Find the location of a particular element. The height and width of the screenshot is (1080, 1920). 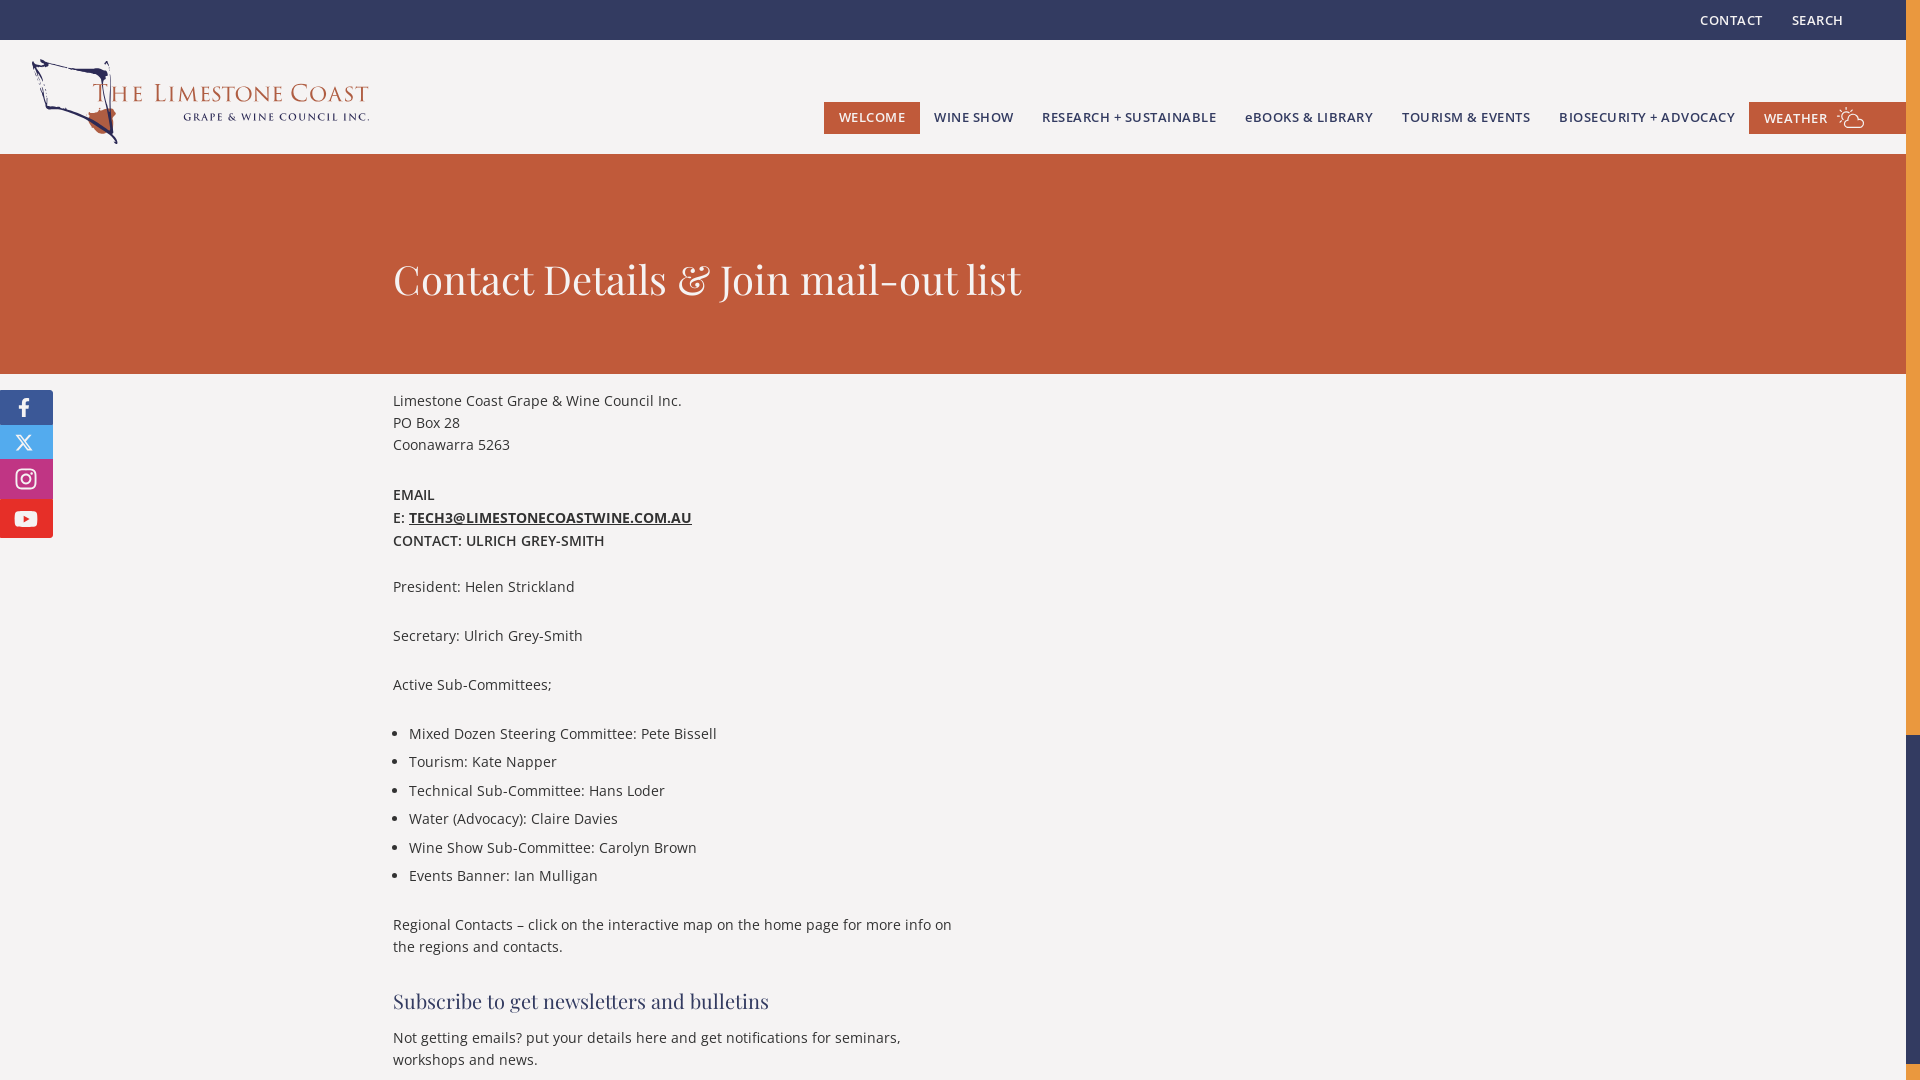

'WEATHER' is located at coordinates (1827, 118).